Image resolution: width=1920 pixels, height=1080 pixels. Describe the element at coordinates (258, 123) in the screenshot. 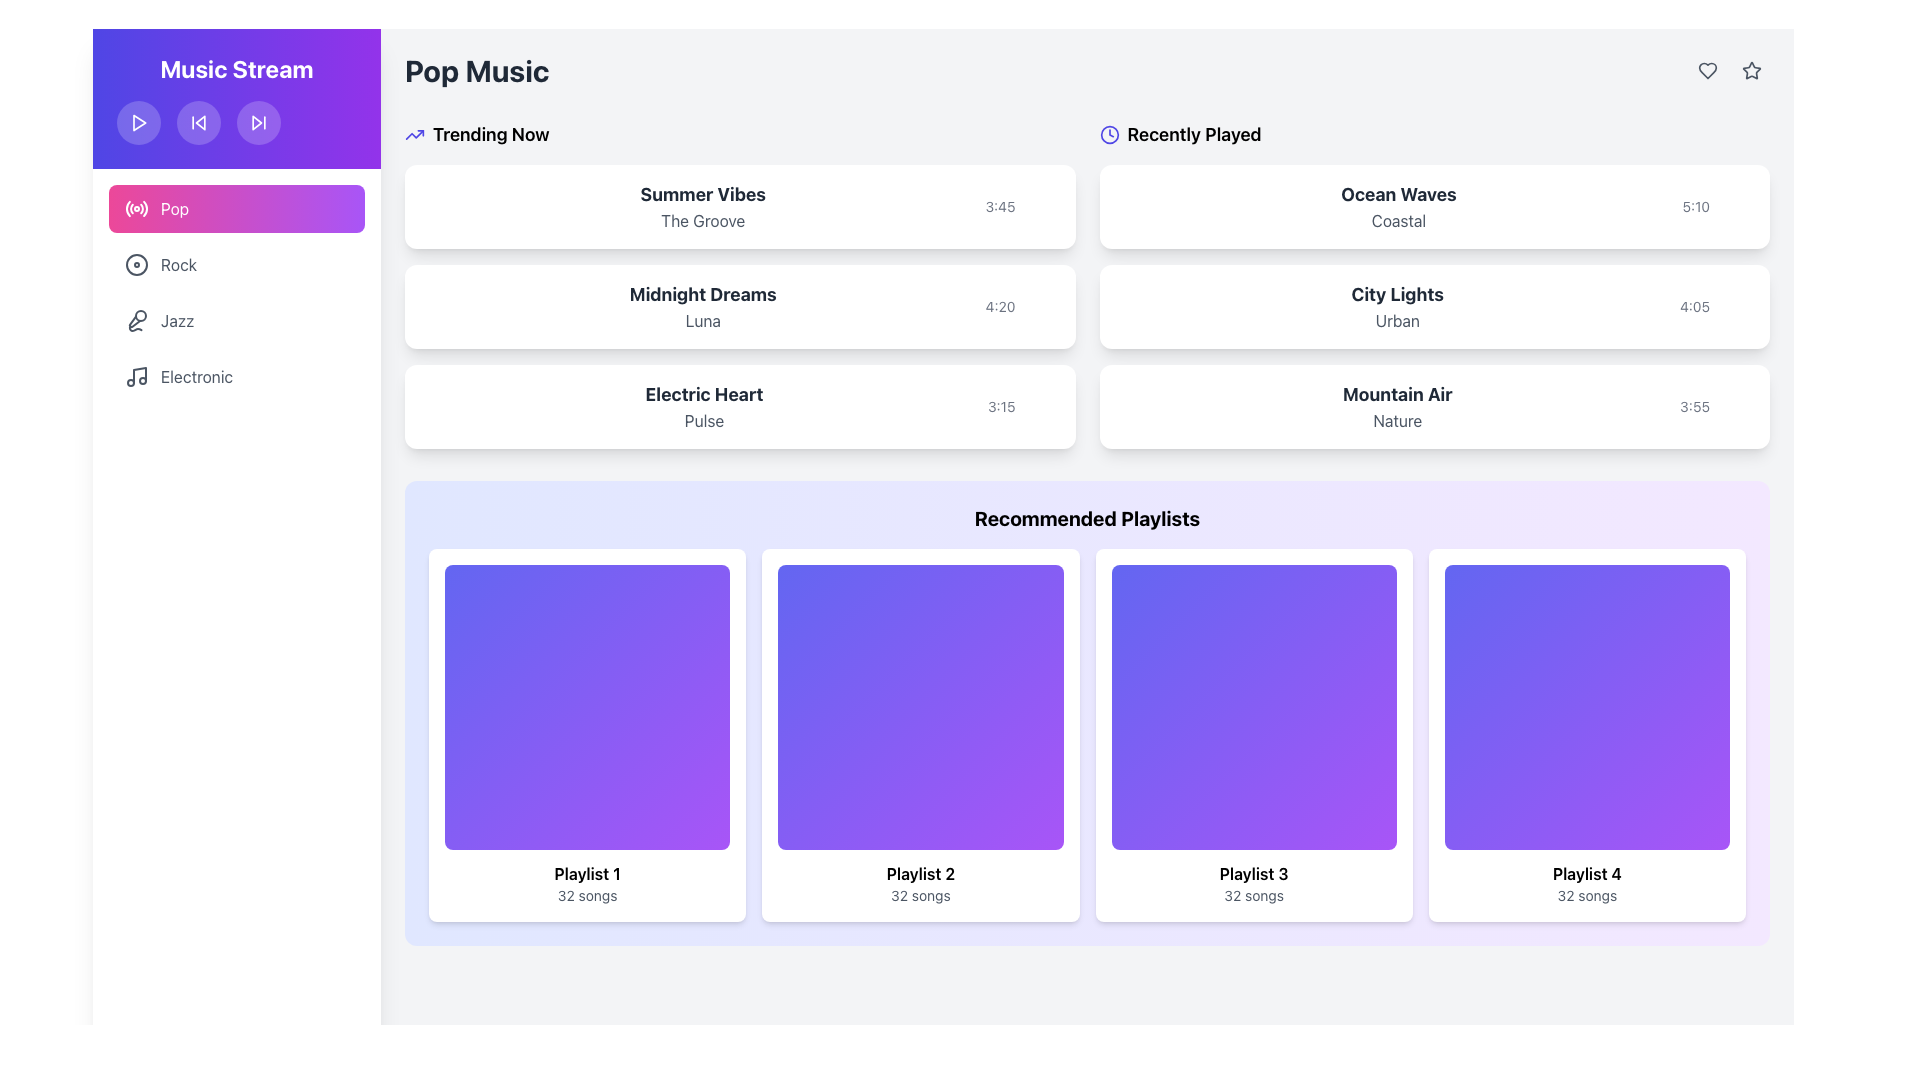

I see `the circular skip-forward button with a minimalist right-pointing arrow icon to skip to the next track` at that location.